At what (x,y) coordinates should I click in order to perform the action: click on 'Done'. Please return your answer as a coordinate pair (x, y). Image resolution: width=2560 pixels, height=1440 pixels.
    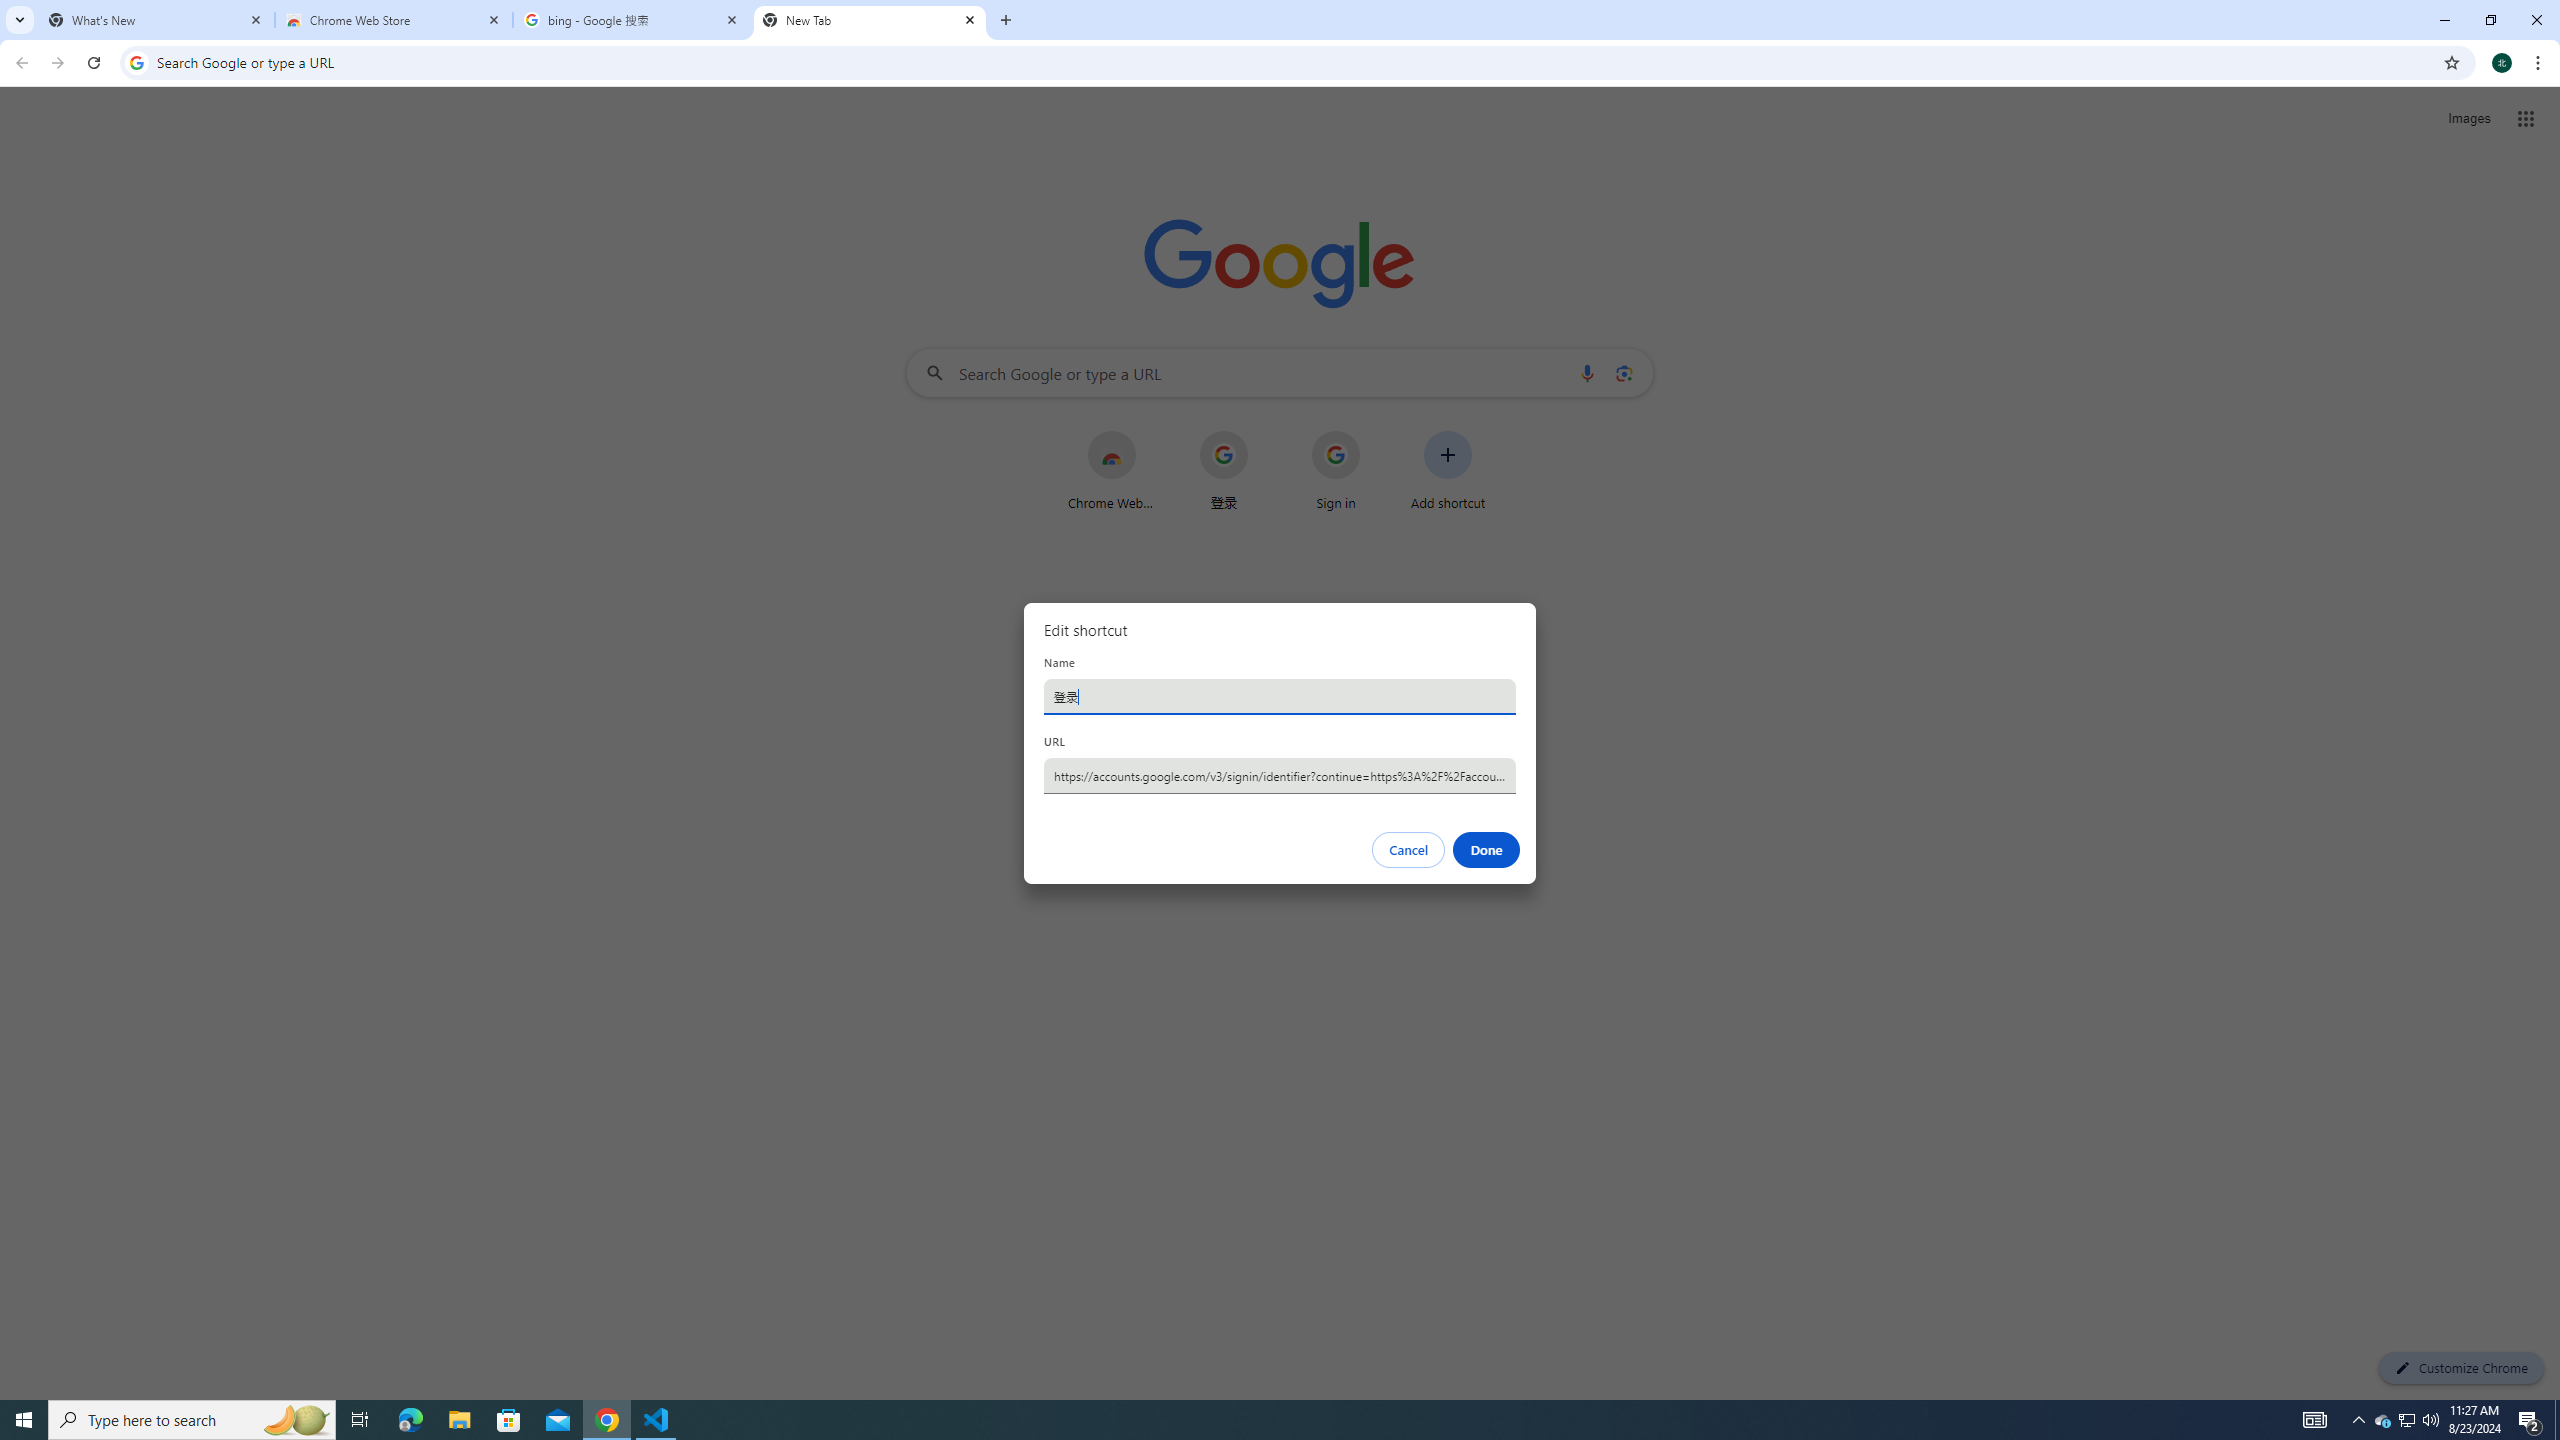
    Looking at the image, I should click on (1487, 850).